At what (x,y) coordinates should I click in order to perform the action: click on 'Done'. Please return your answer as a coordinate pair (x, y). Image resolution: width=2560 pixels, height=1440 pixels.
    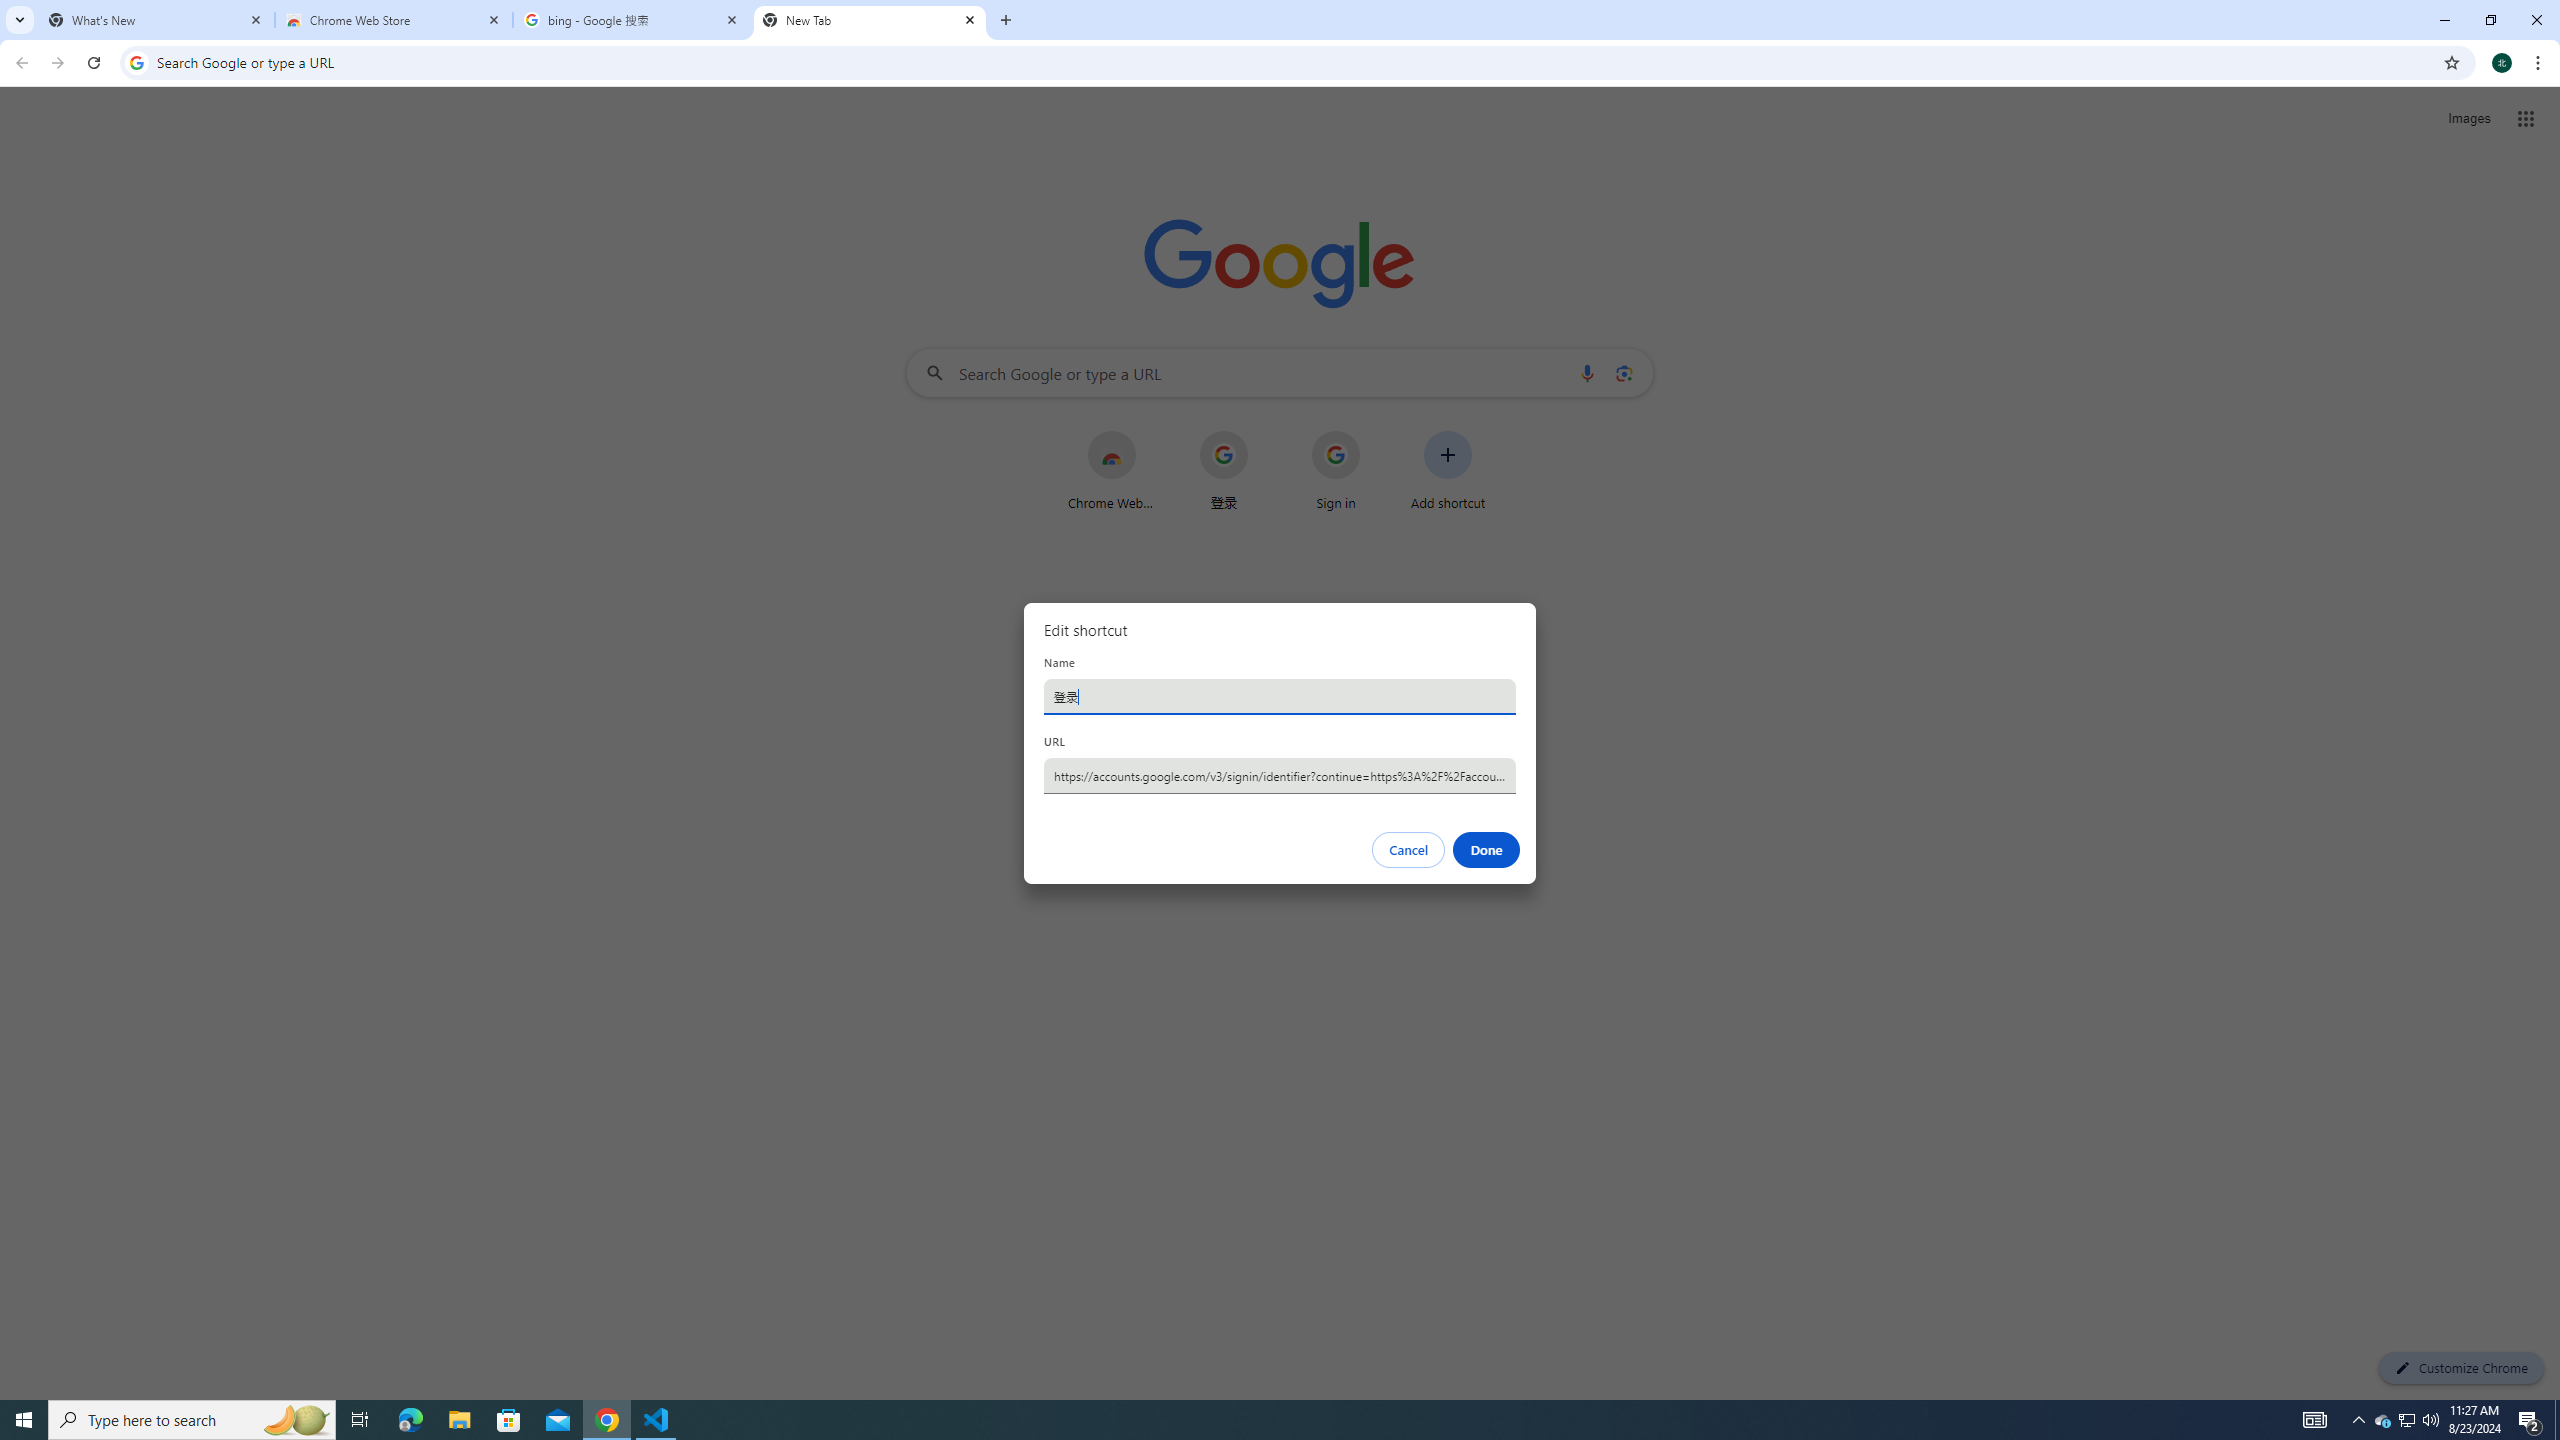
    Looking at the image, I should click on (1487, 850).